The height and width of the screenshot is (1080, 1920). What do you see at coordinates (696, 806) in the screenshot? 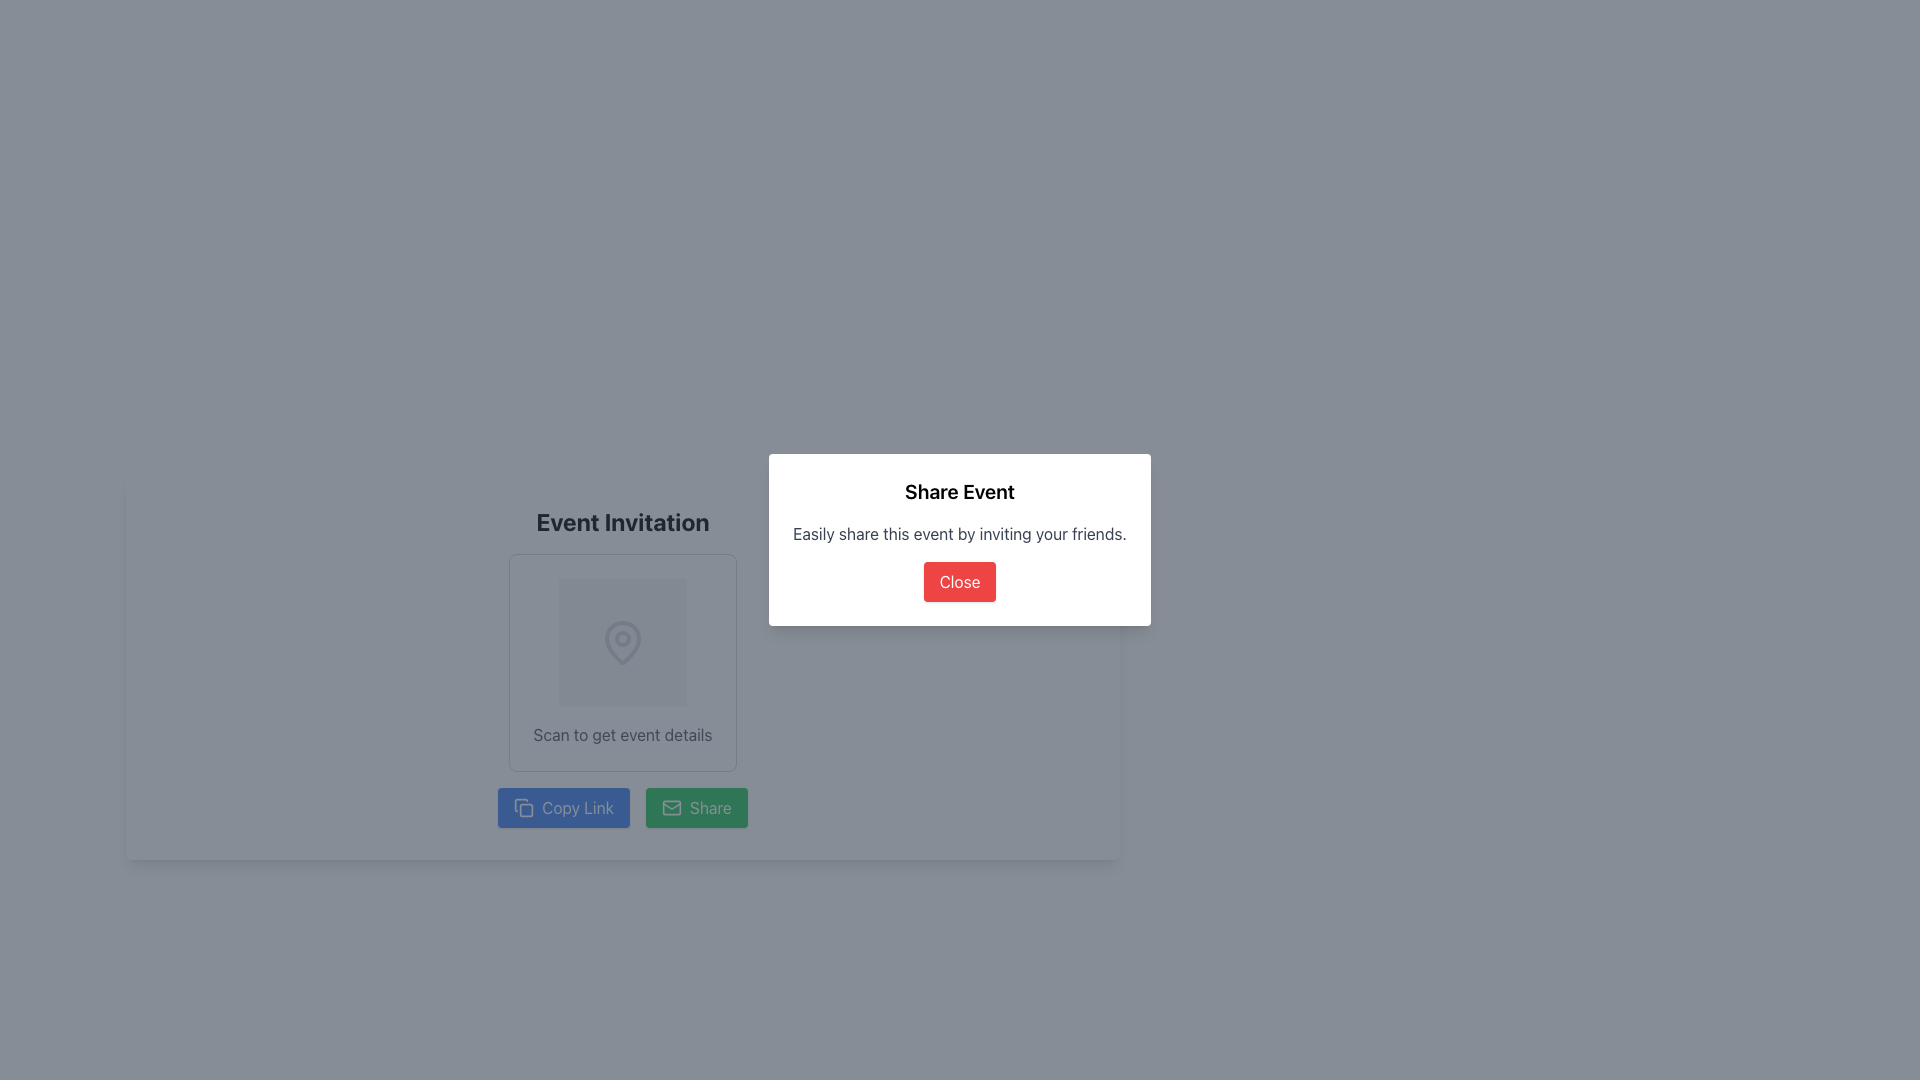
I see `the 'Share' button with a green background and rounded corners located in the lower right corner of the 'Event Invitation' card to initiate sharing` at bounding box center [696, 806].